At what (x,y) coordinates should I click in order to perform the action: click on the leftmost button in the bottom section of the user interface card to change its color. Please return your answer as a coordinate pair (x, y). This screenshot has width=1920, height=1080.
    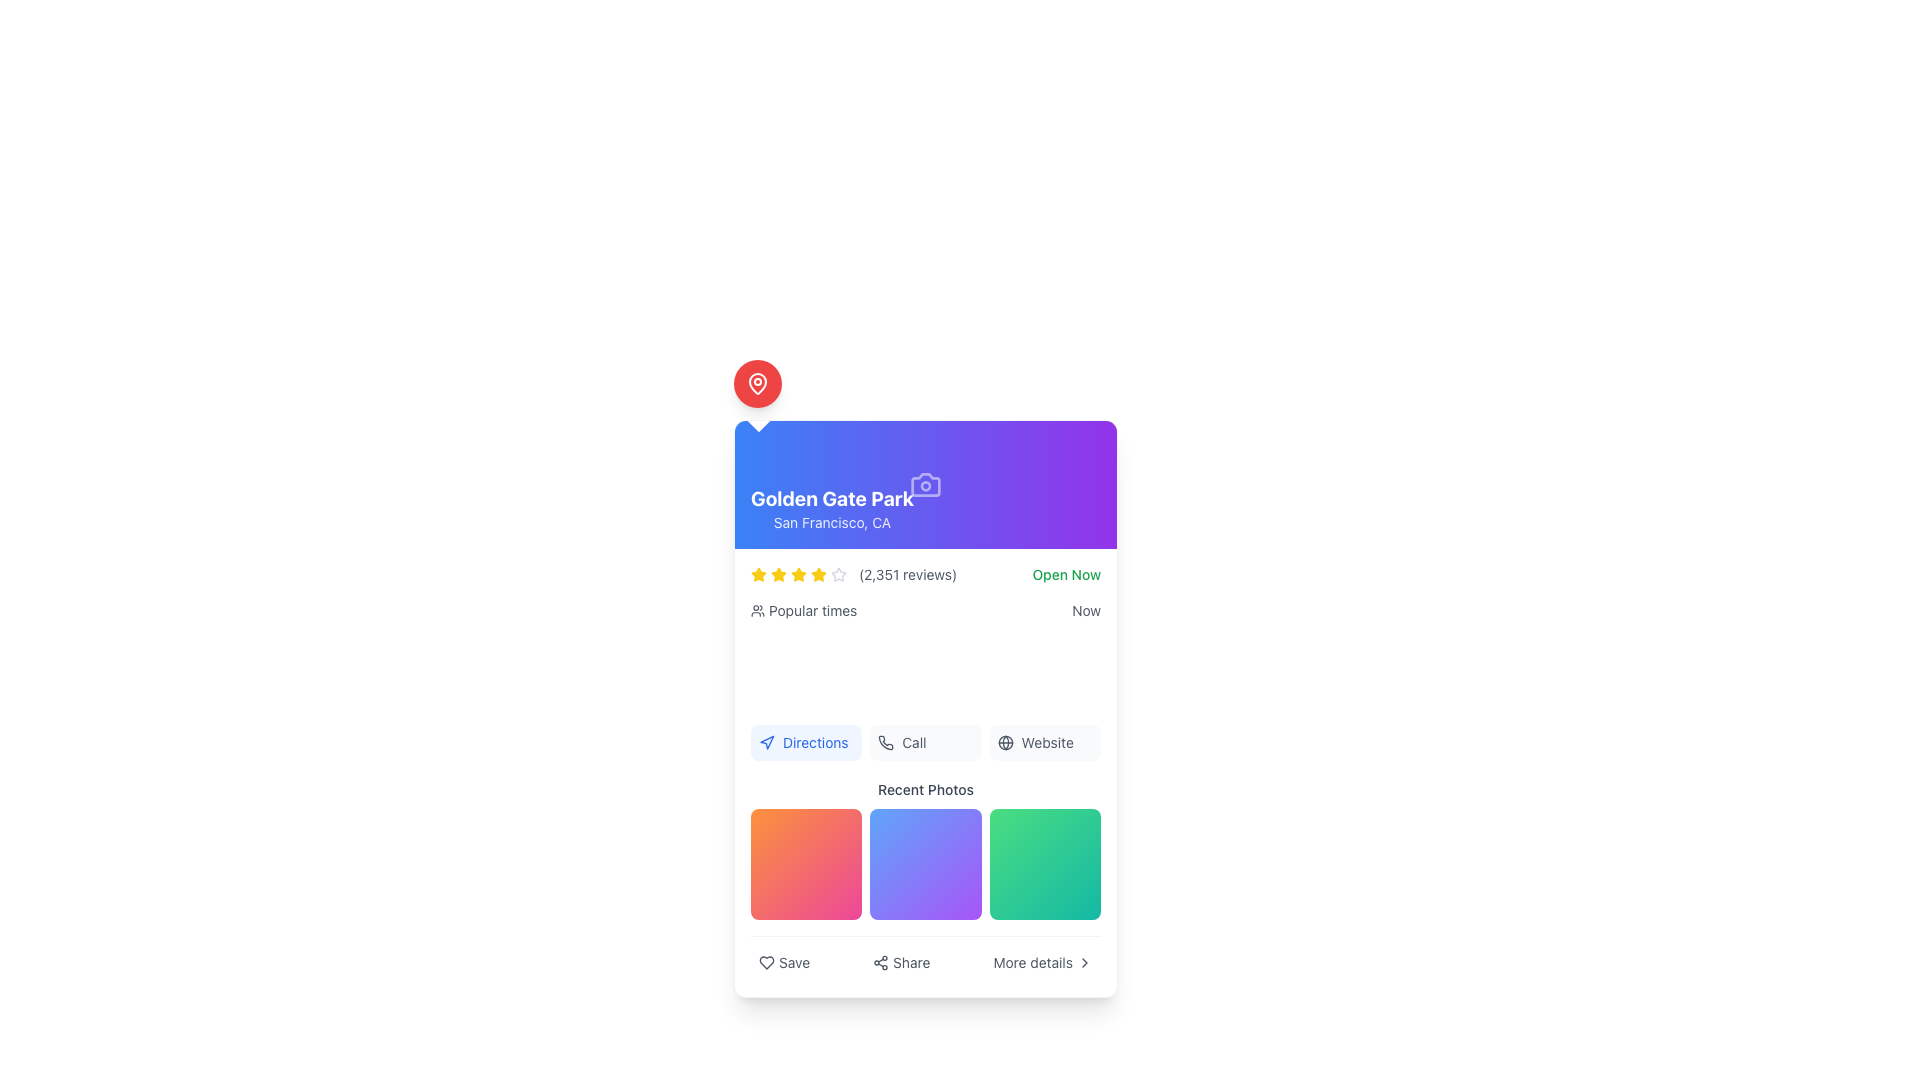
    Looking at the image, I should click on (783, 962).